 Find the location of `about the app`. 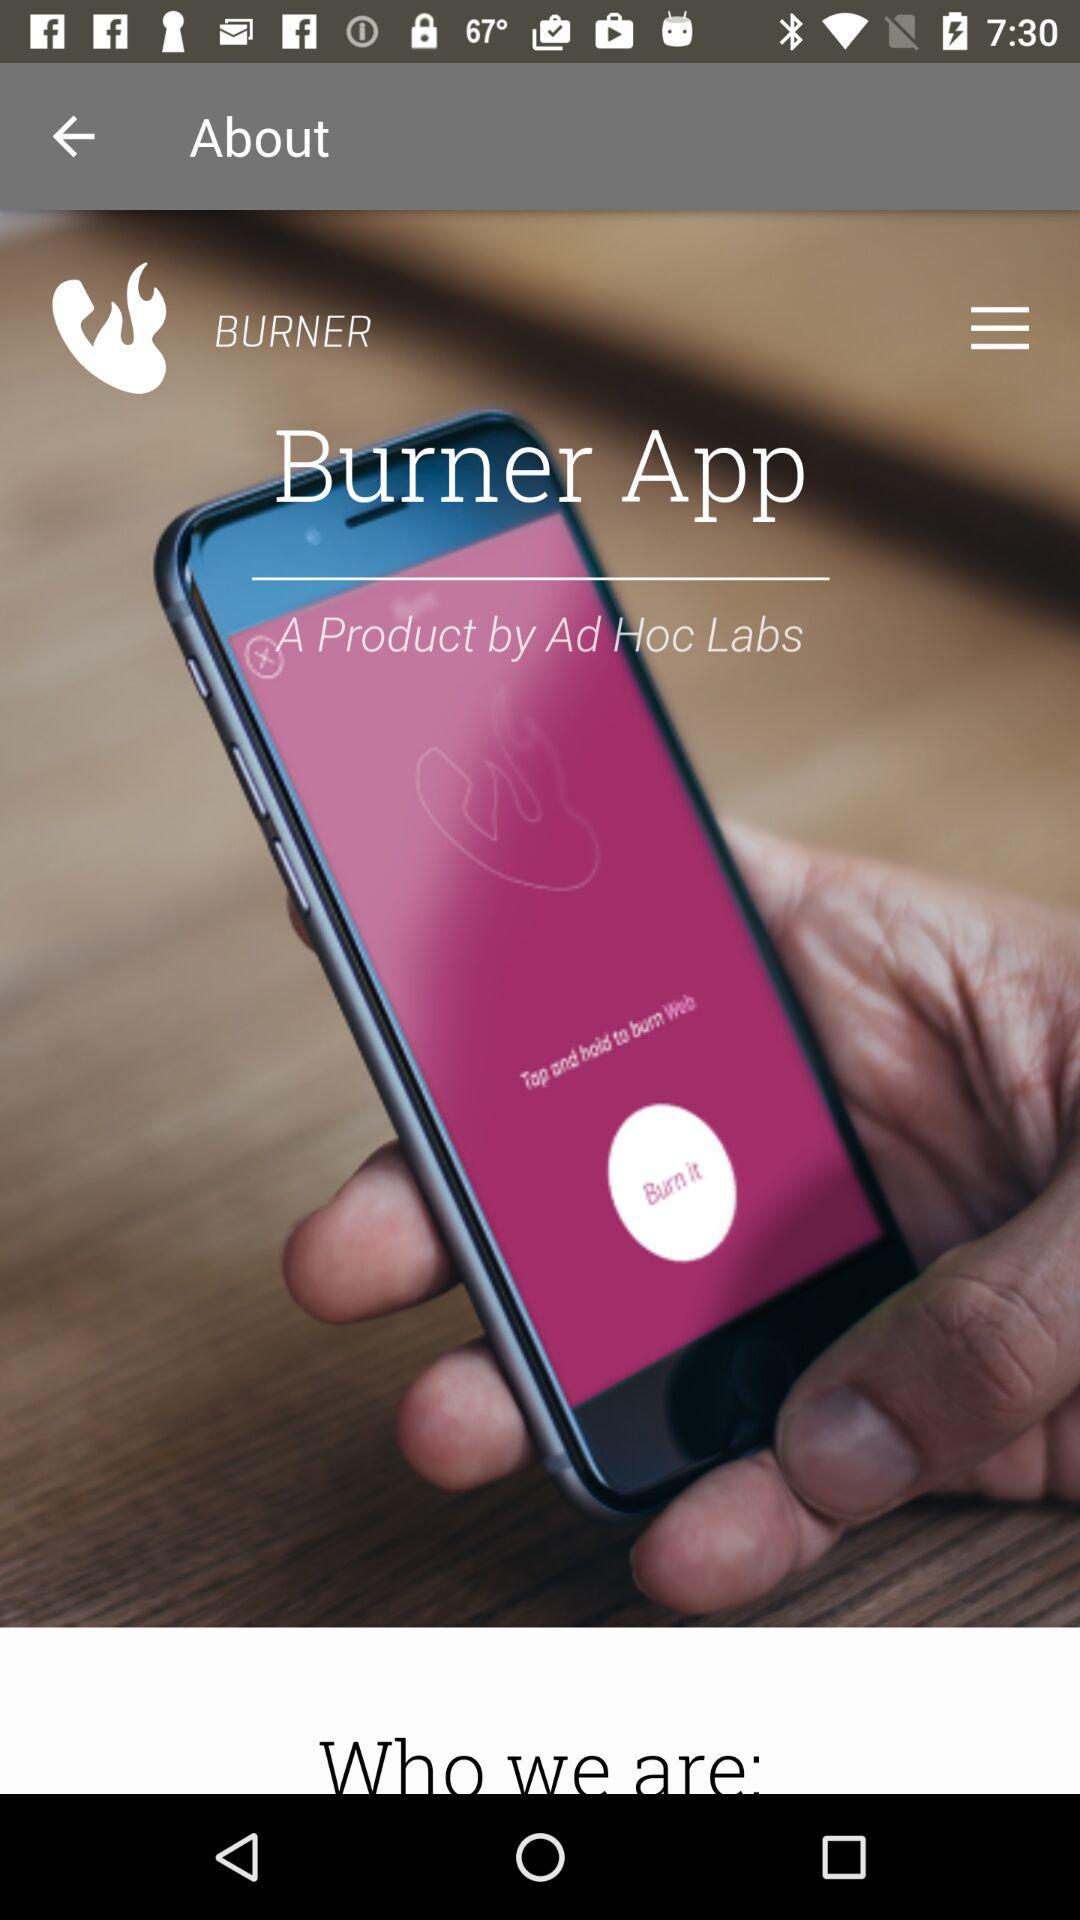

about the app is located at coordinates (540, 1002).